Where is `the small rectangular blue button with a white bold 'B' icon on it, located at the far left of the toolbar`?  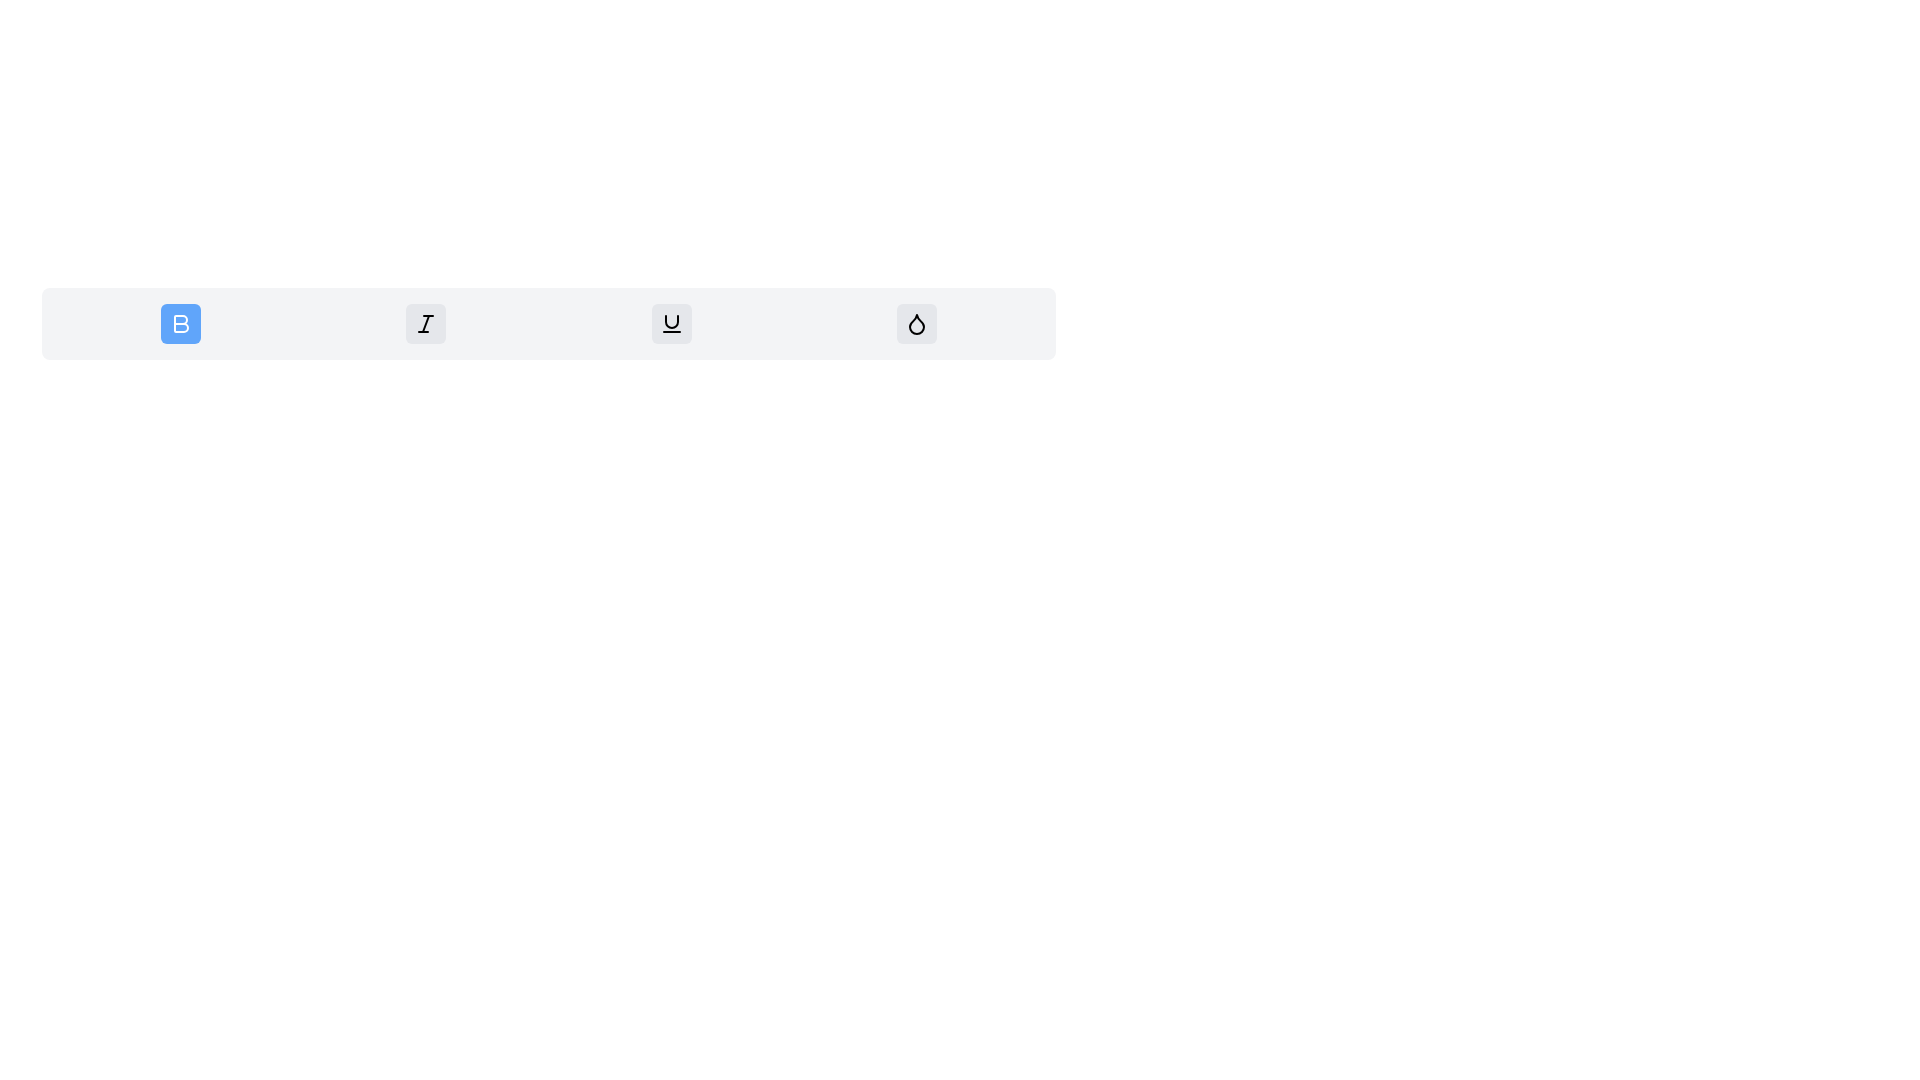
the small rectangular blue button with a white bold 'B' icon on it, located at the far left of the toolbar is located at coordinates (180, 323).